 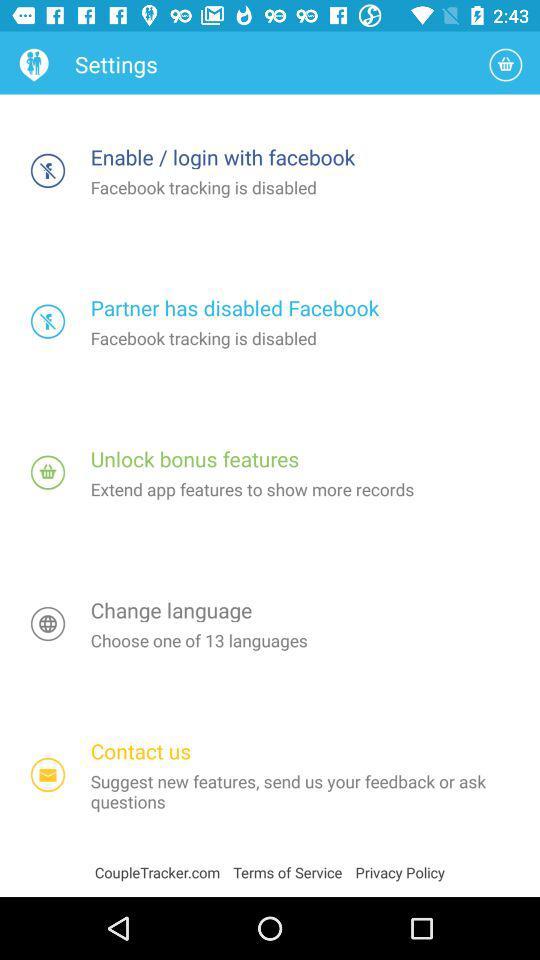 I want to click on the email icon, so click(x=48, y=774).